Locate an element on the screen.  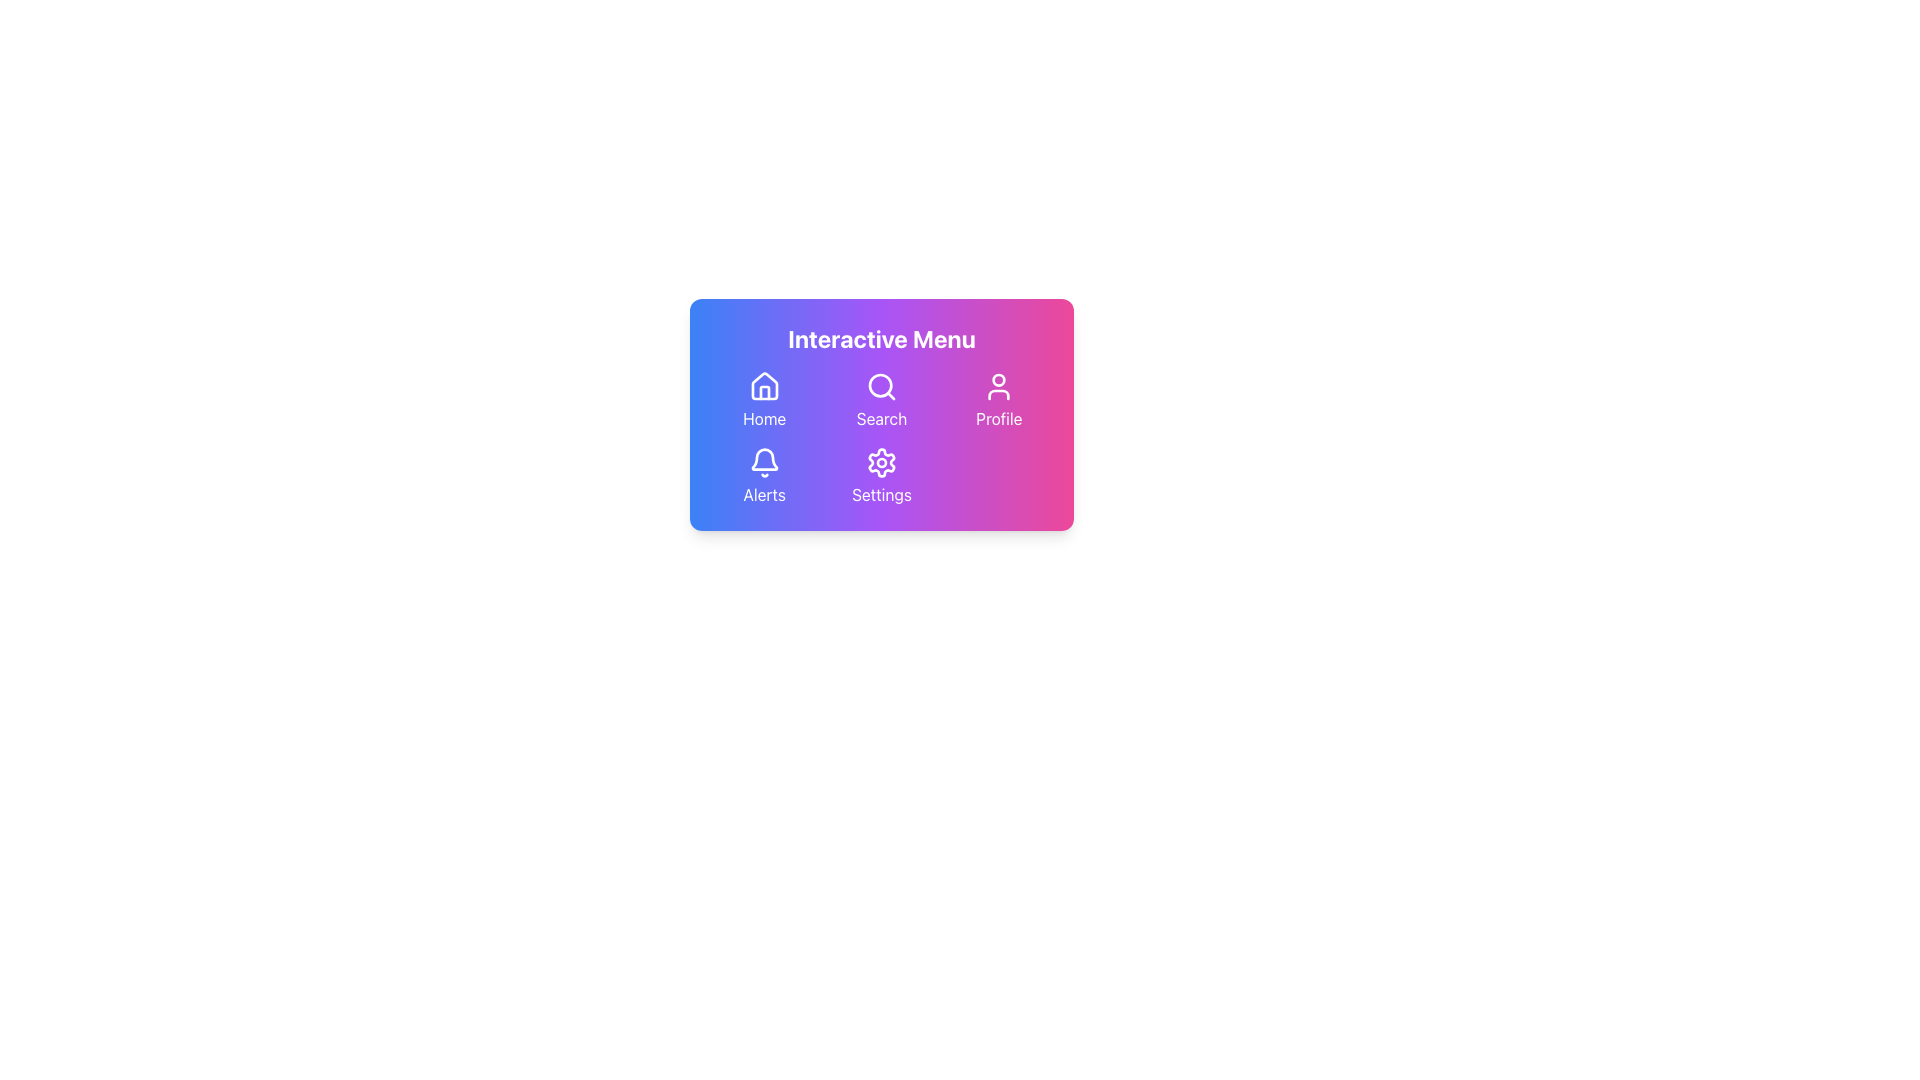
the Interactive menu item labeled 'Alerts' located in the bottom-left portion of the grid is located at coordinates (763, 477).